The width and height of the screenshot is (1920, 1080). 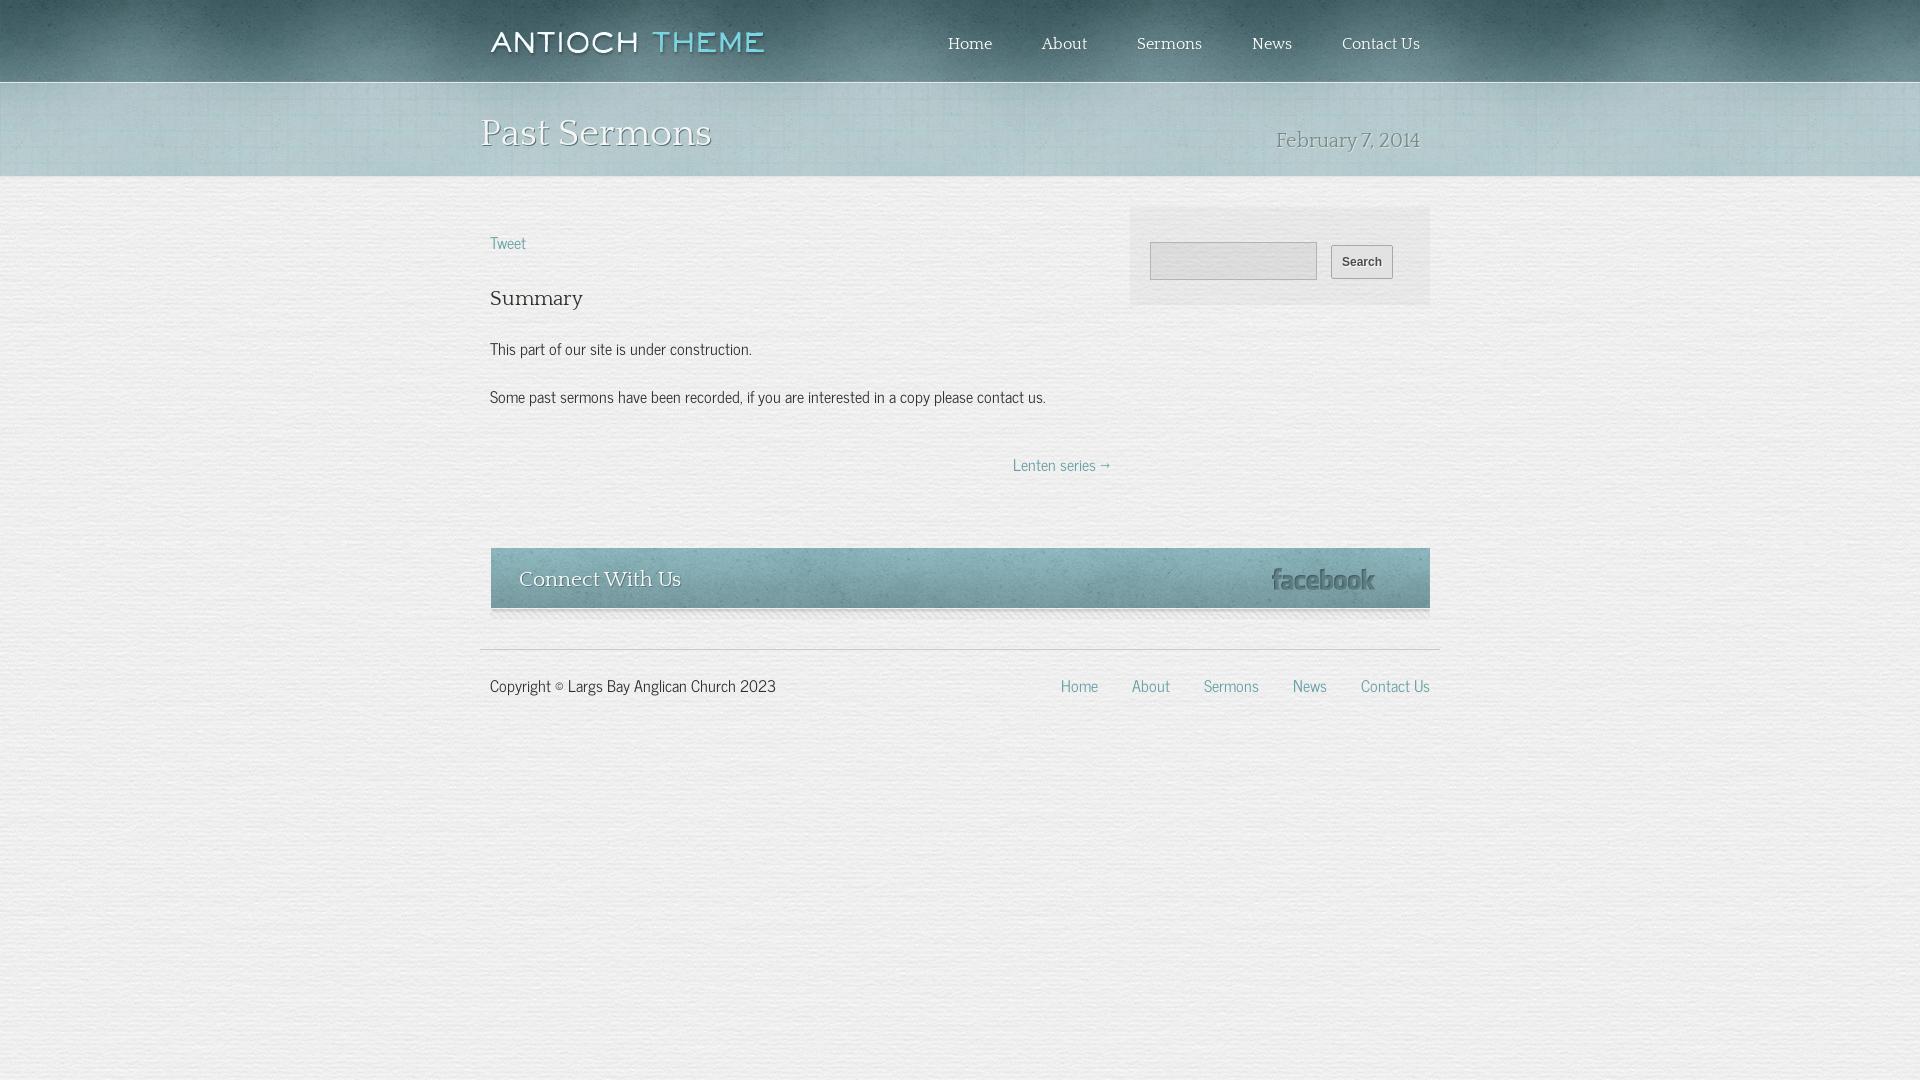 What do you see at coordinates (508, 239) in the screenshot?
I see `'Tweet'` at bounding box center [508, 239].